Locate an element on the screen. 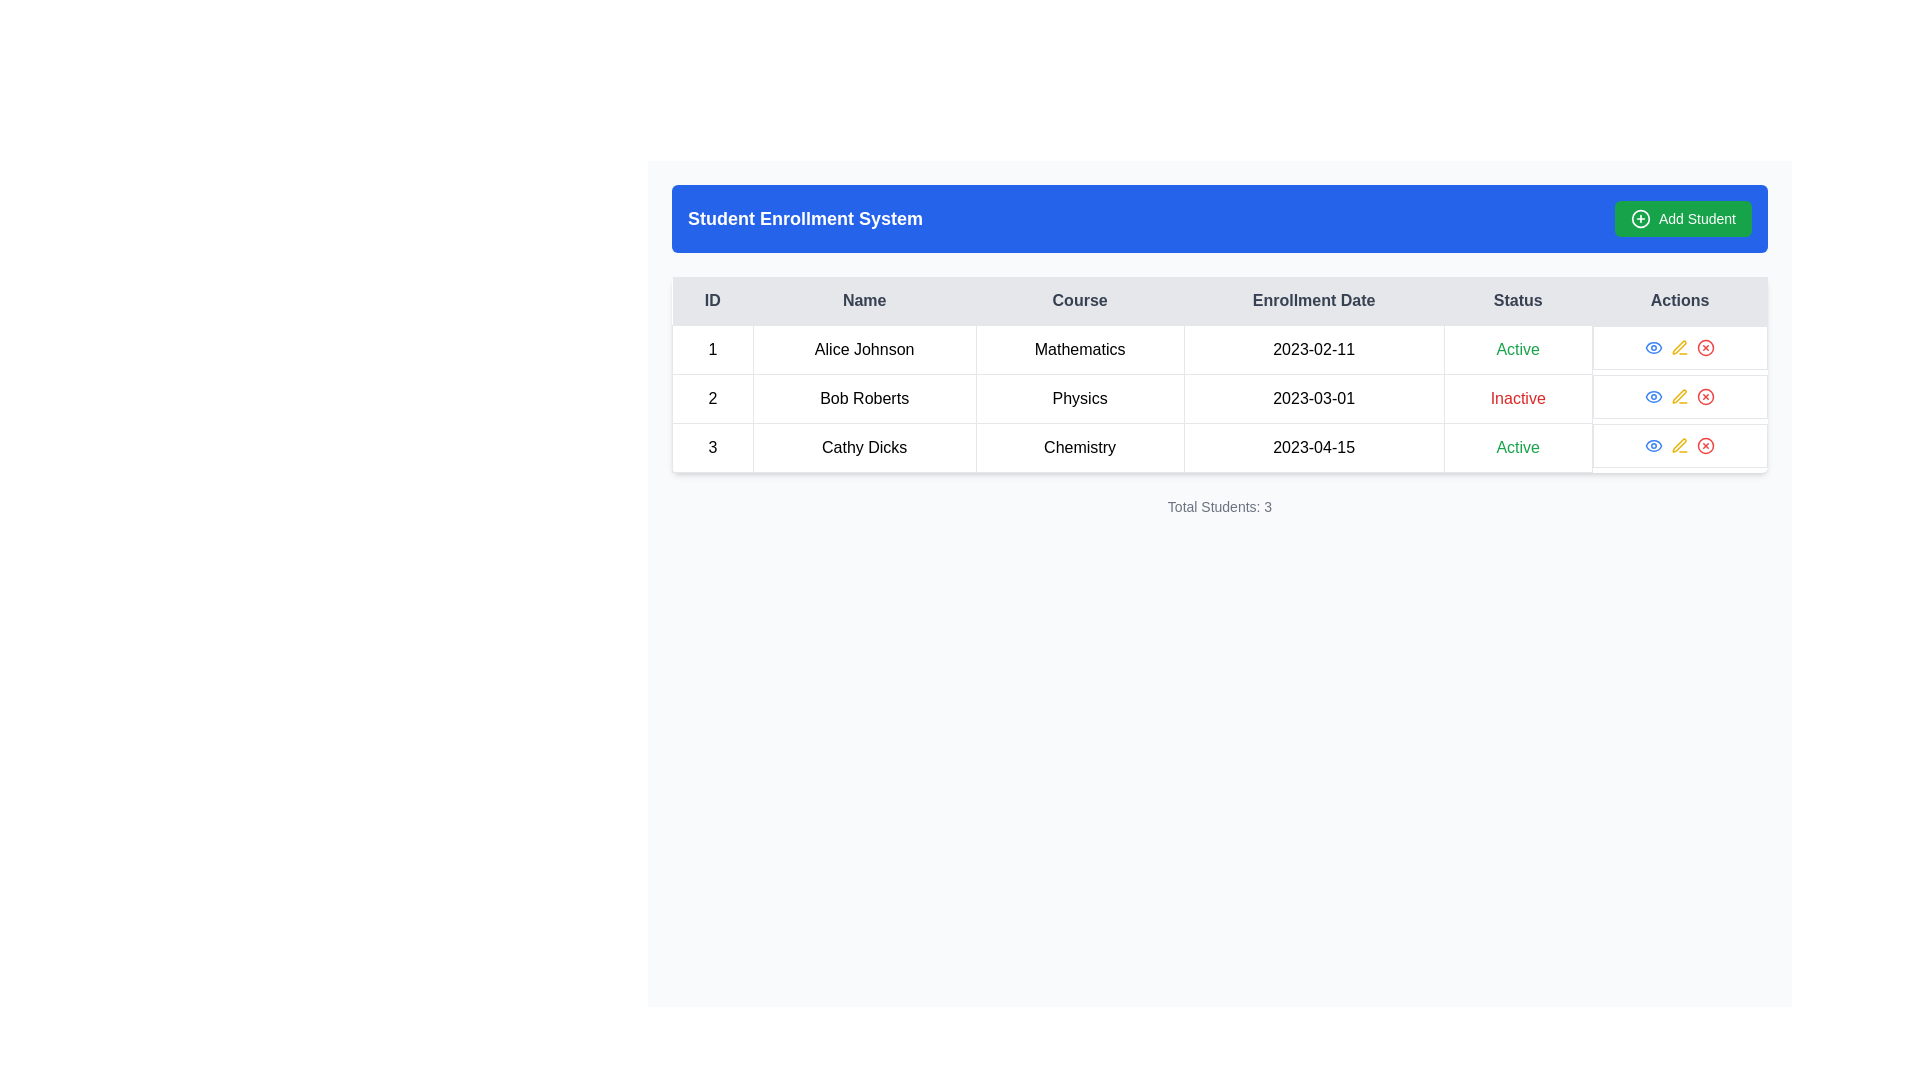  the 'Total Students: 3' text label, which is a small gray font label centered below the student listing table is located at coordinates (1218, 505).